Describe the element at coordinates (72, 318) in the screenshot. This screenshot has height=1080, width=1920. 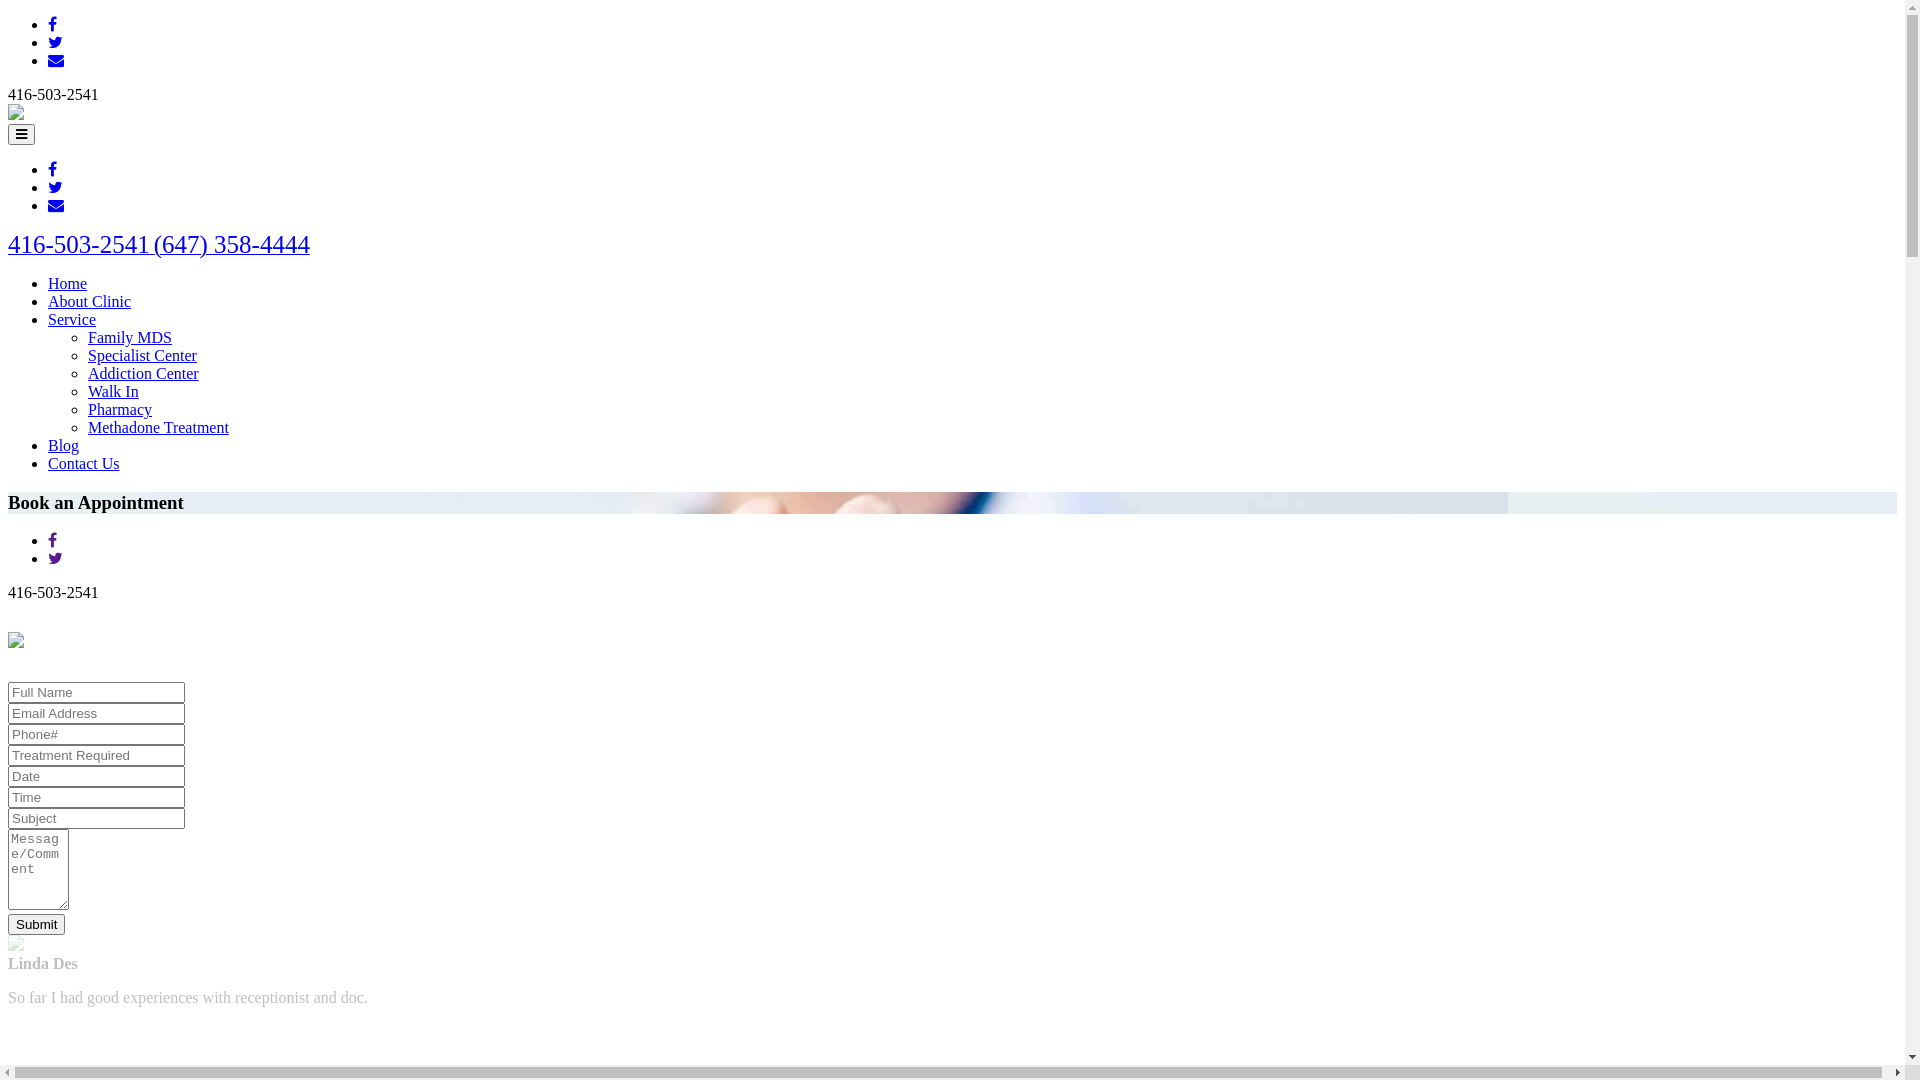
I see `'Service'` at that location.